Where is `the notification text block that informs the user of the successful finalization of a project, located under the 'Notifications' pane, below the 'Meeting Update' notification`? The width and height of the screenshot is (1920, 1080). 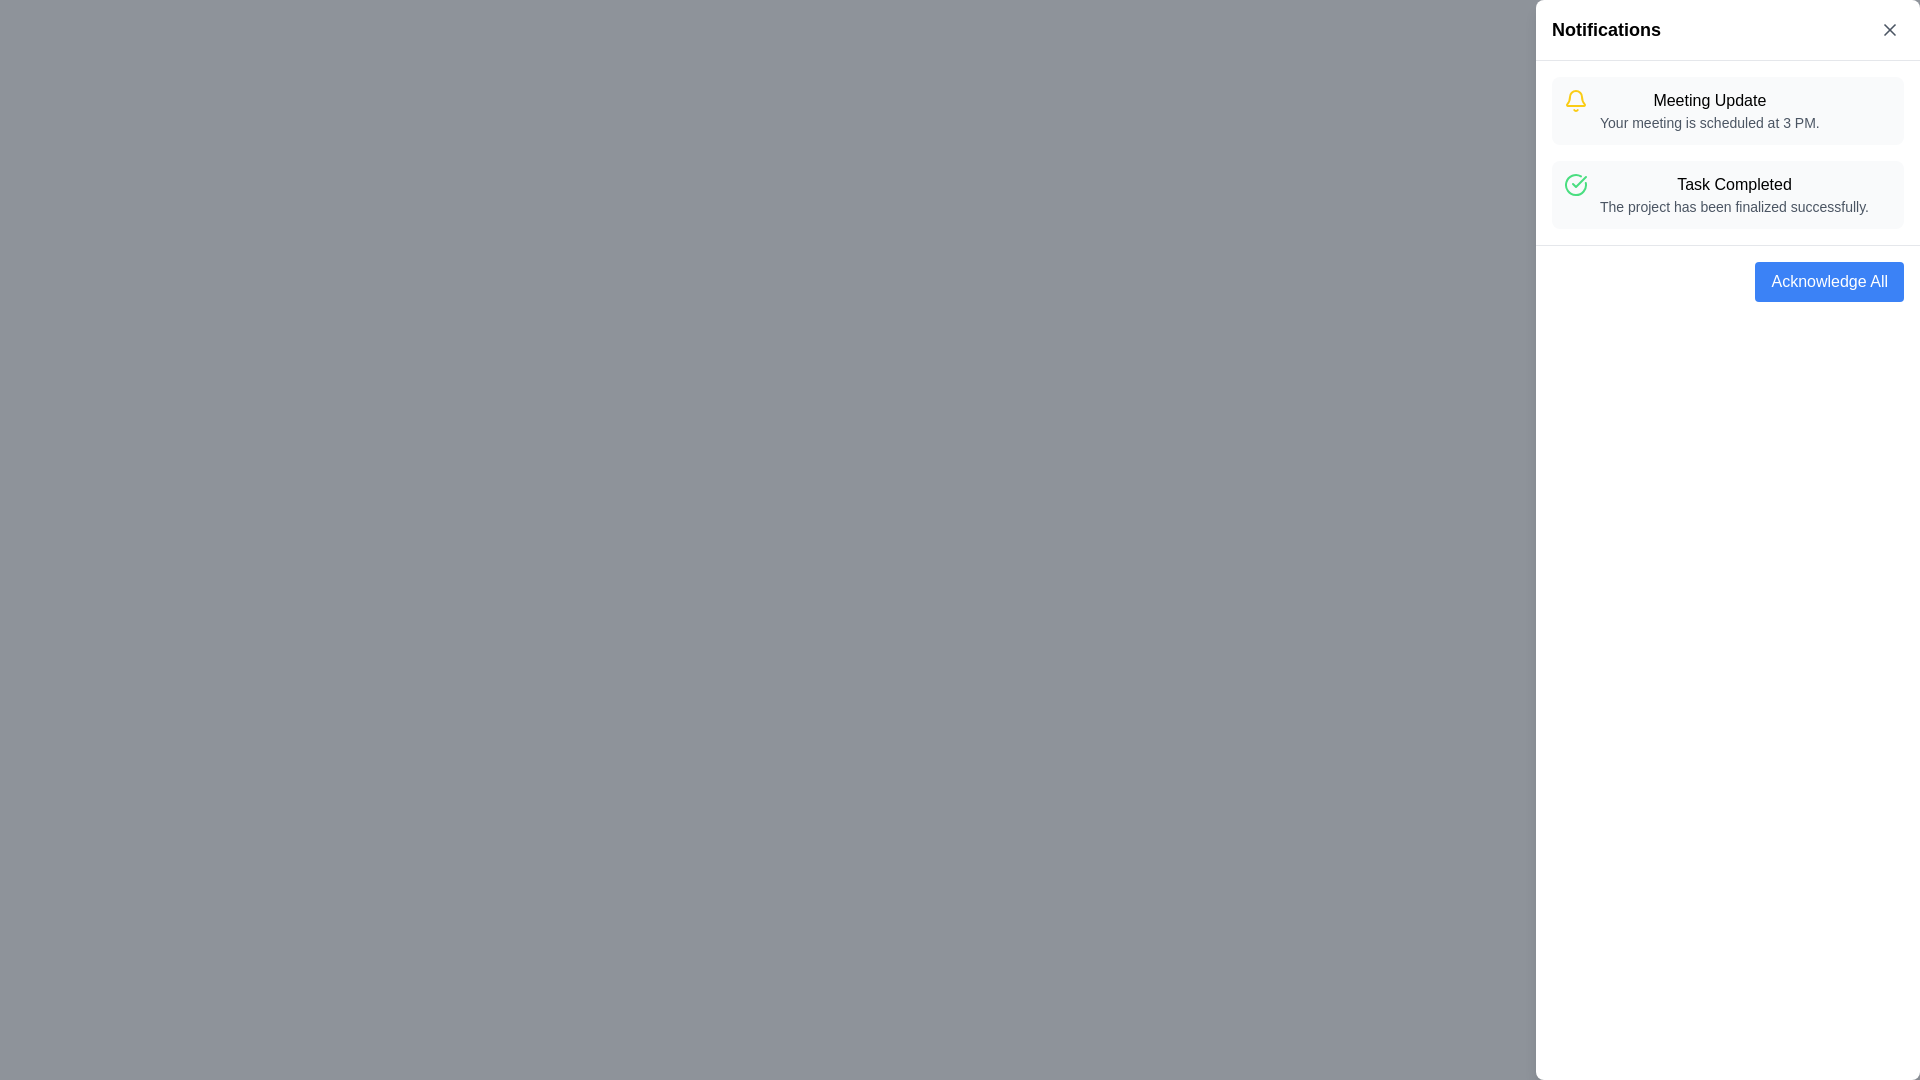
the notification text block that informs the user of the successful finalization of a project, located under the 'Notifications' pane, below the 'Meeting Update' notification is located at coordinates (1733, 195).